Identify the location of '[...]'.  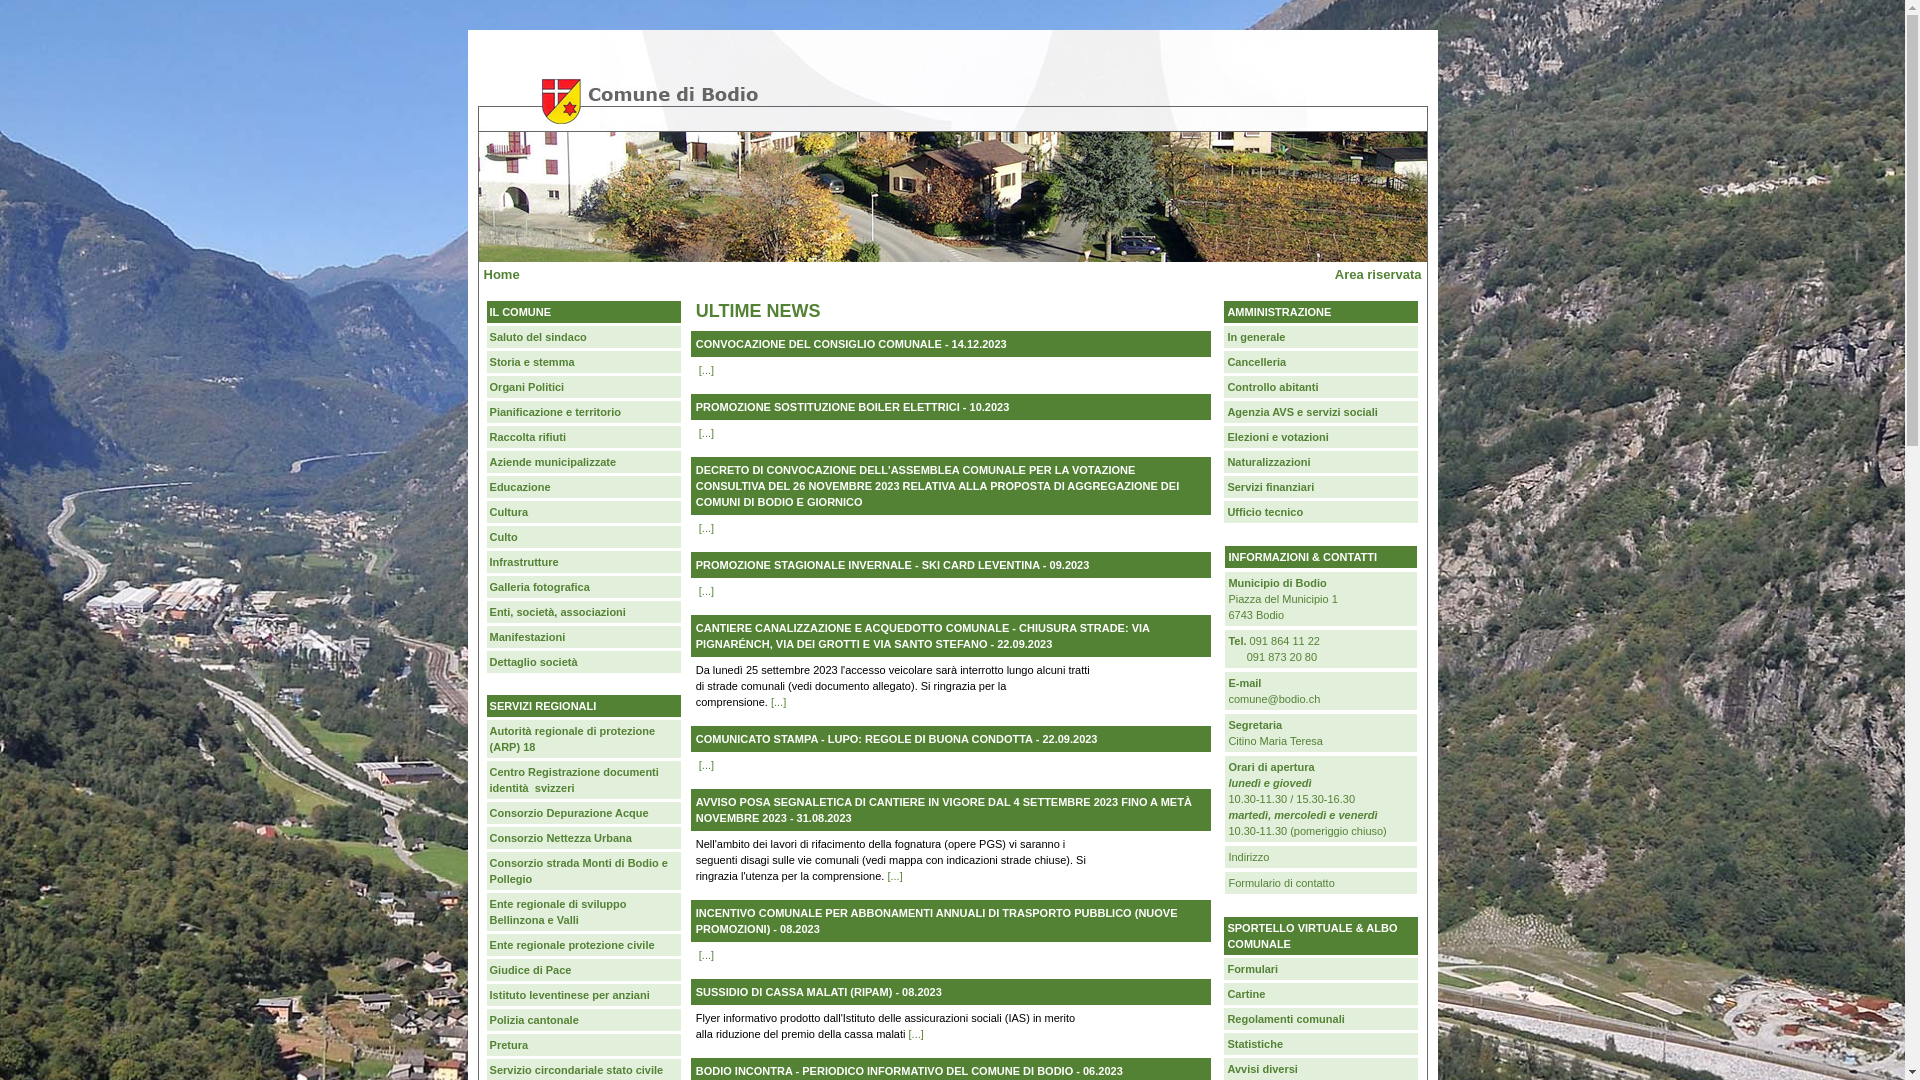
(706, 370).